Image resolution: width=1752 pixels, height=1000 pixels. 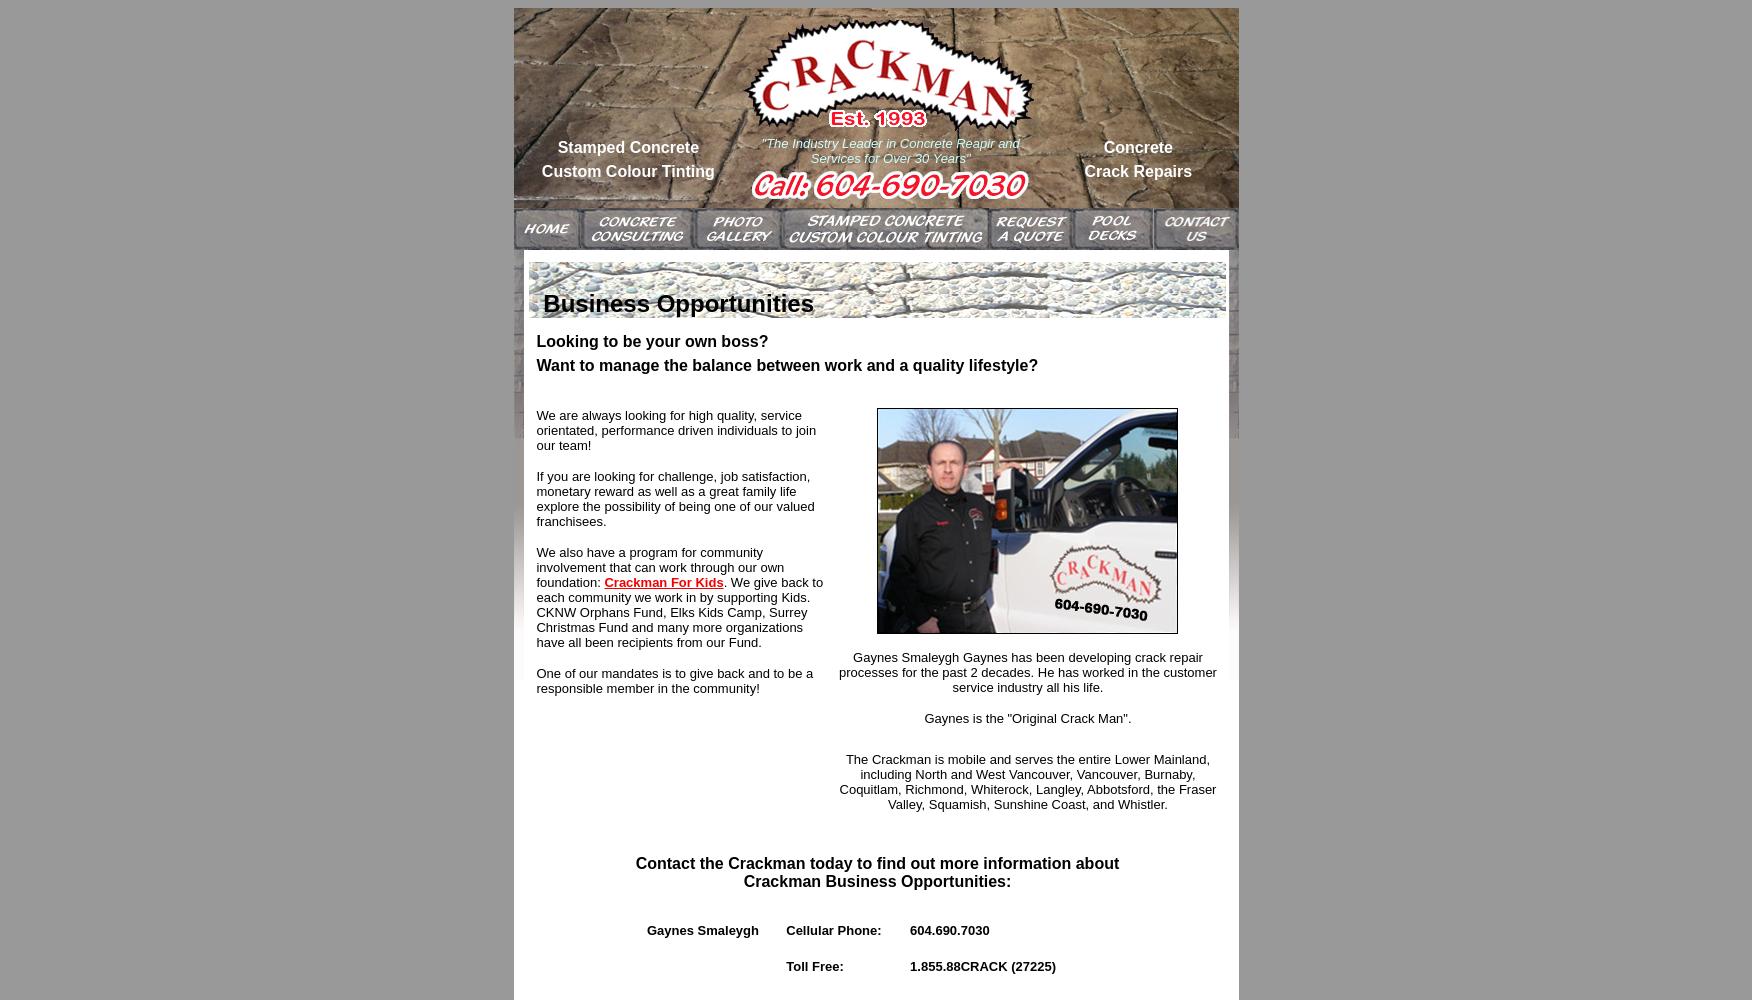 What do you see at coordinates (534, 566) in the screenshot?
I see `'We 
                      also have a program for community involvement that can work 
                      through our own foundation:'` at bounding box center [534, 566].